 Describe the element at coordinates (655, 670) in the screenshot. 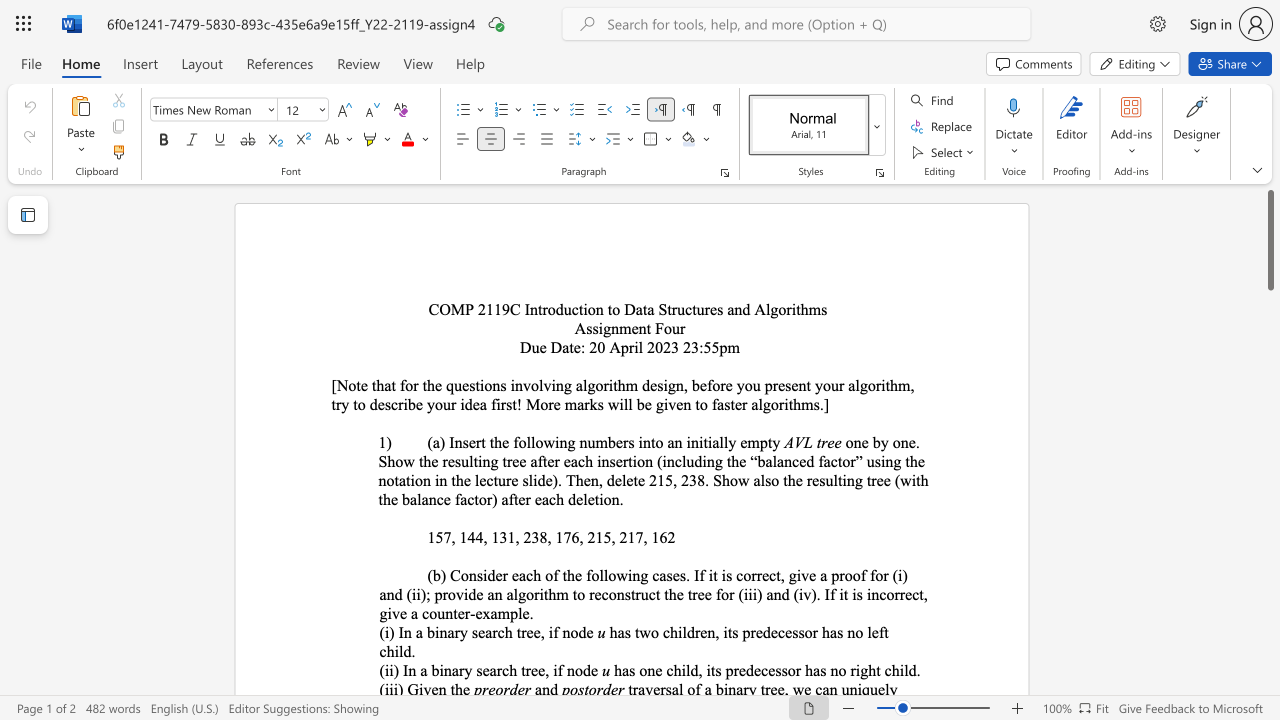

I see `the subset text "e child, its pred" within the text "has one child, its predecessor has no right child."` at that location.